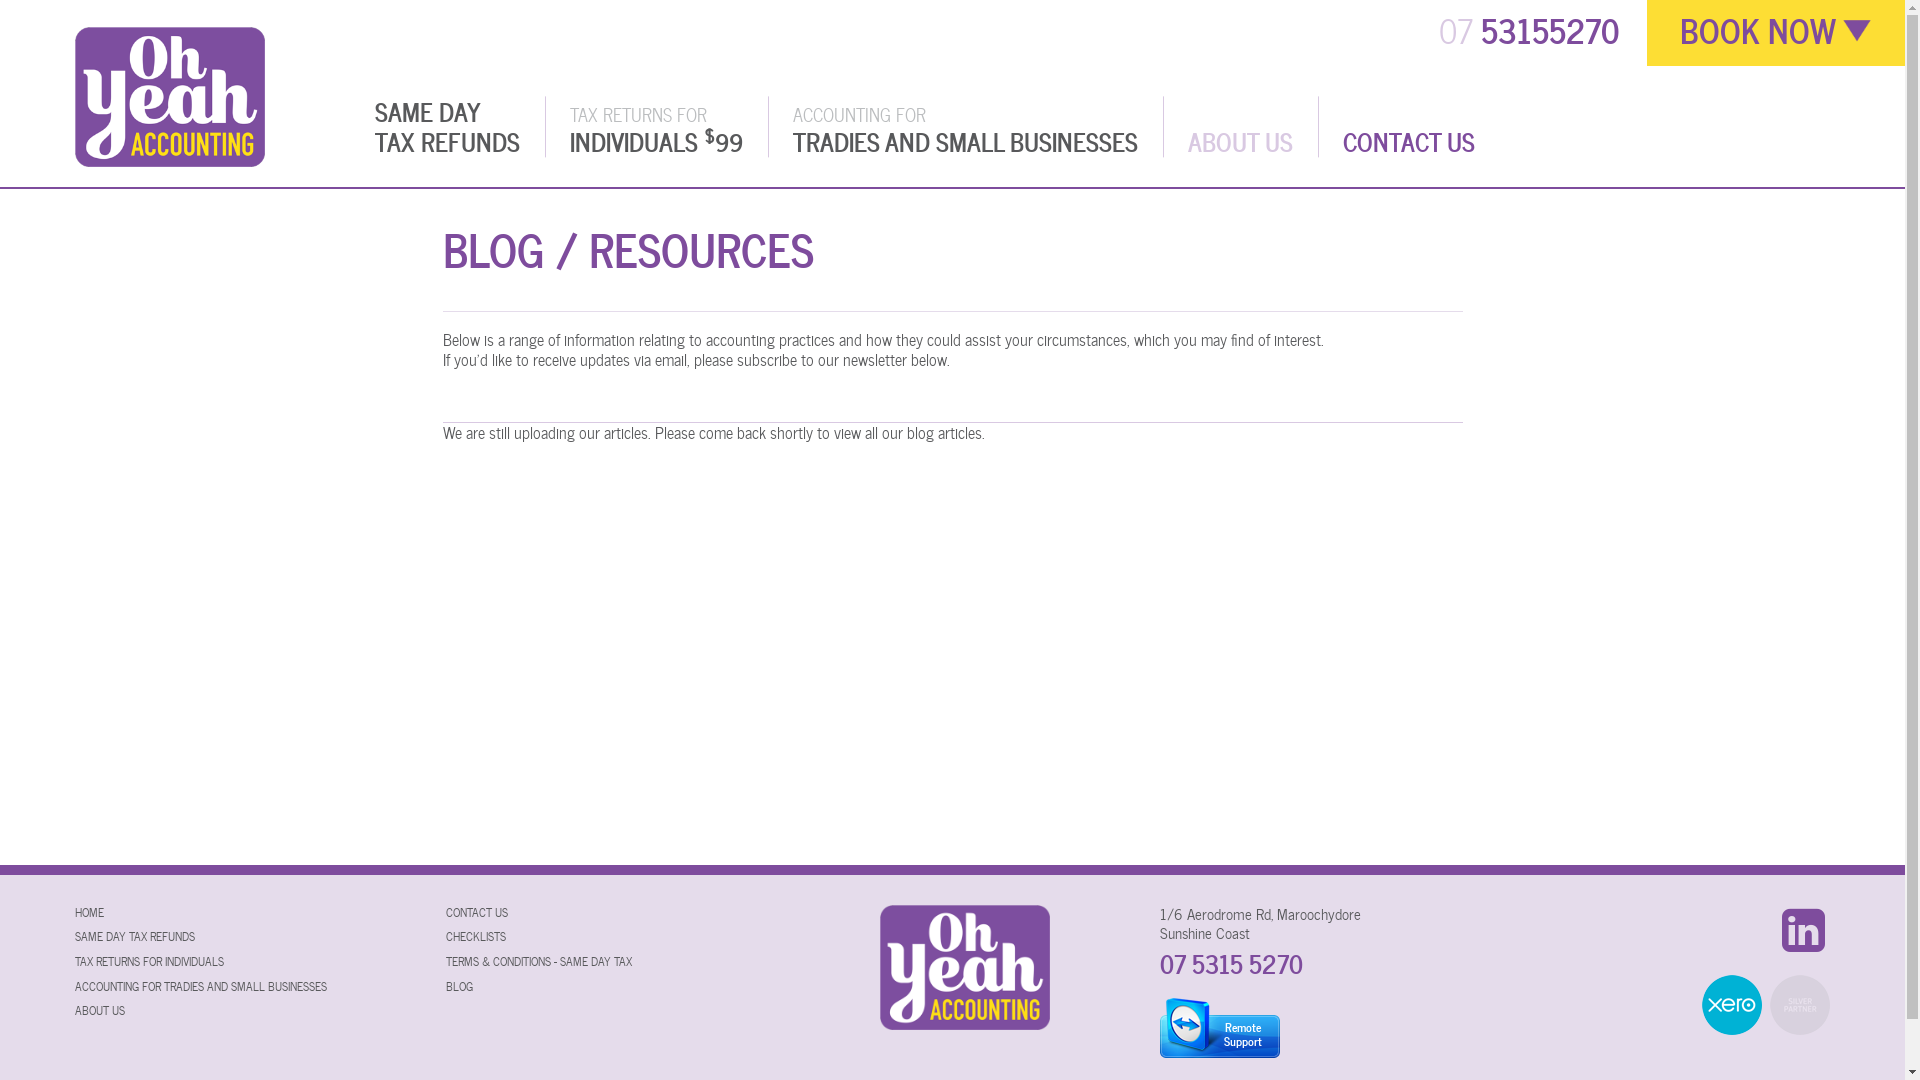 This screenshot has width=1920, height=1080. Describe the element at coordinates (1218, 1026) in the screenshot. I see `'Remote Support'` at that location.